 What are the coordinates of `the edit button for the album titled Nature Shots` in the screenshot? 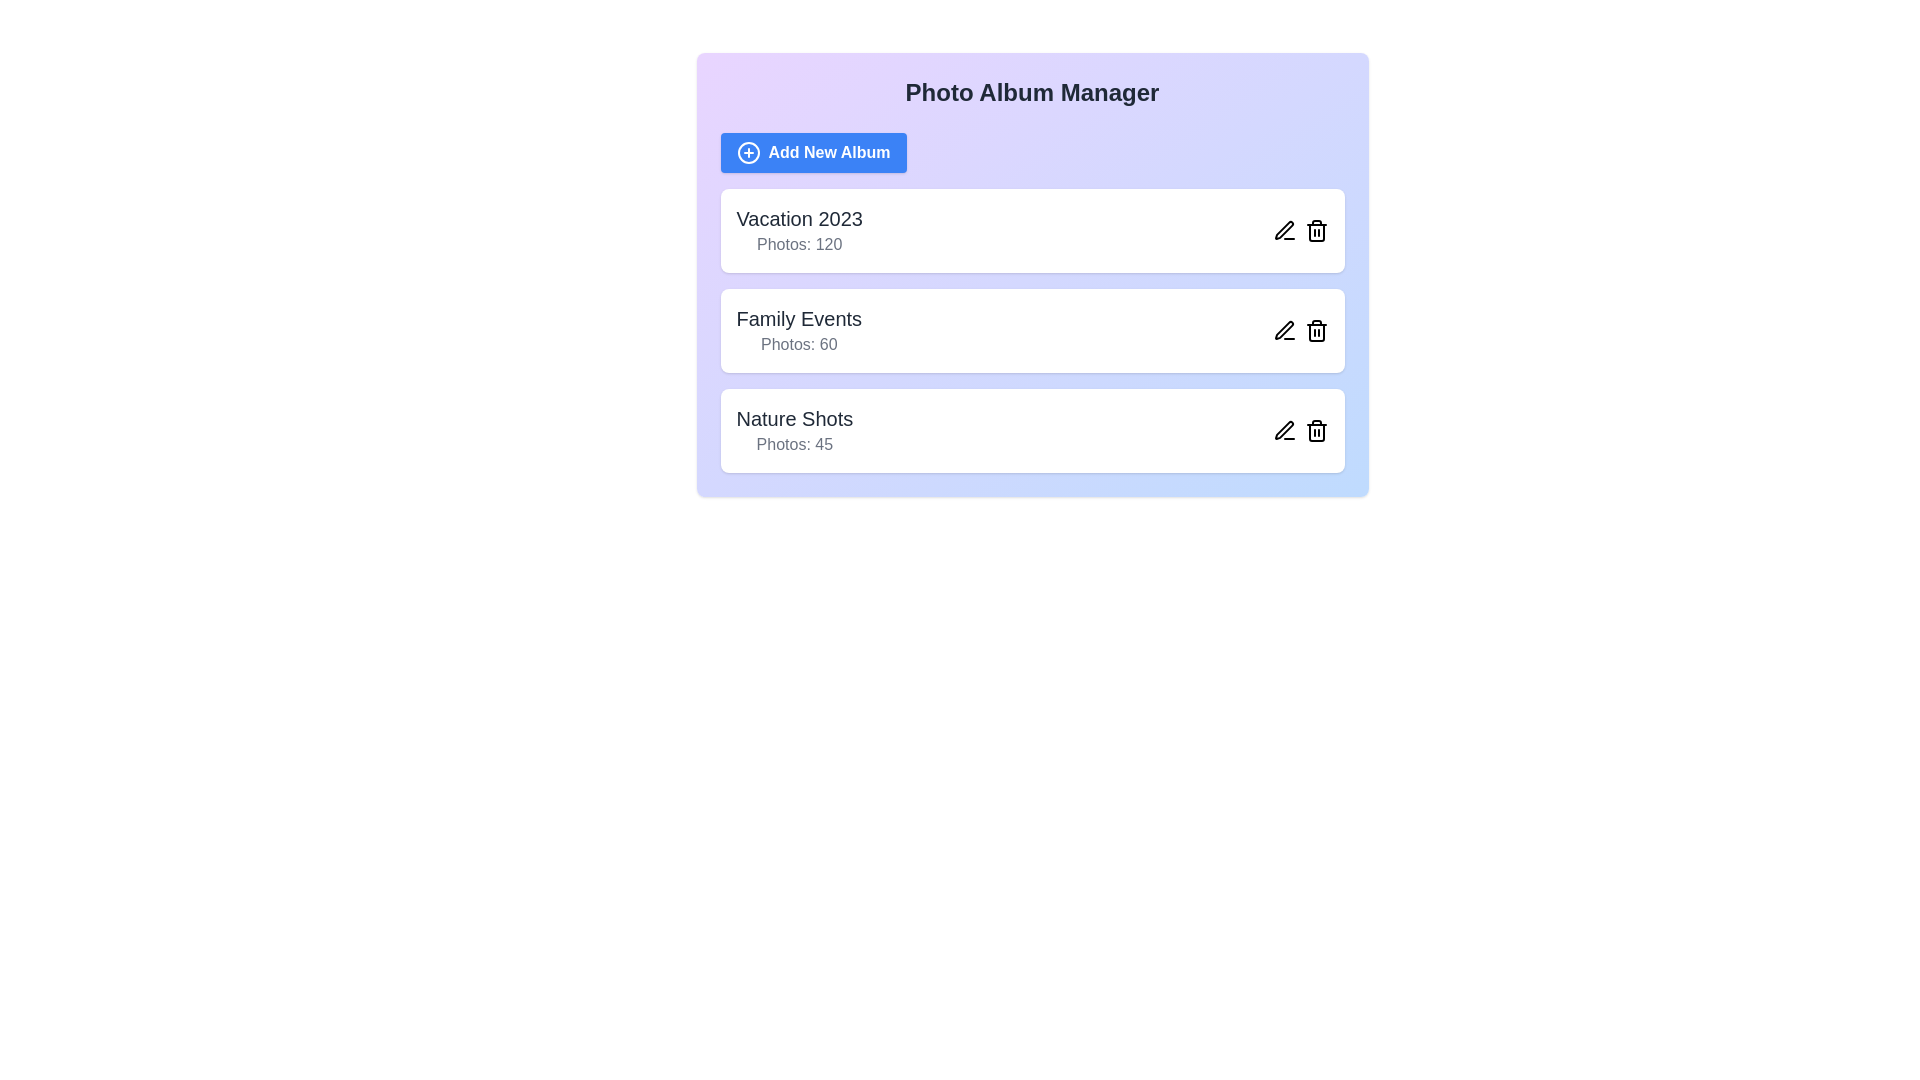 It's located at (1284, 430).